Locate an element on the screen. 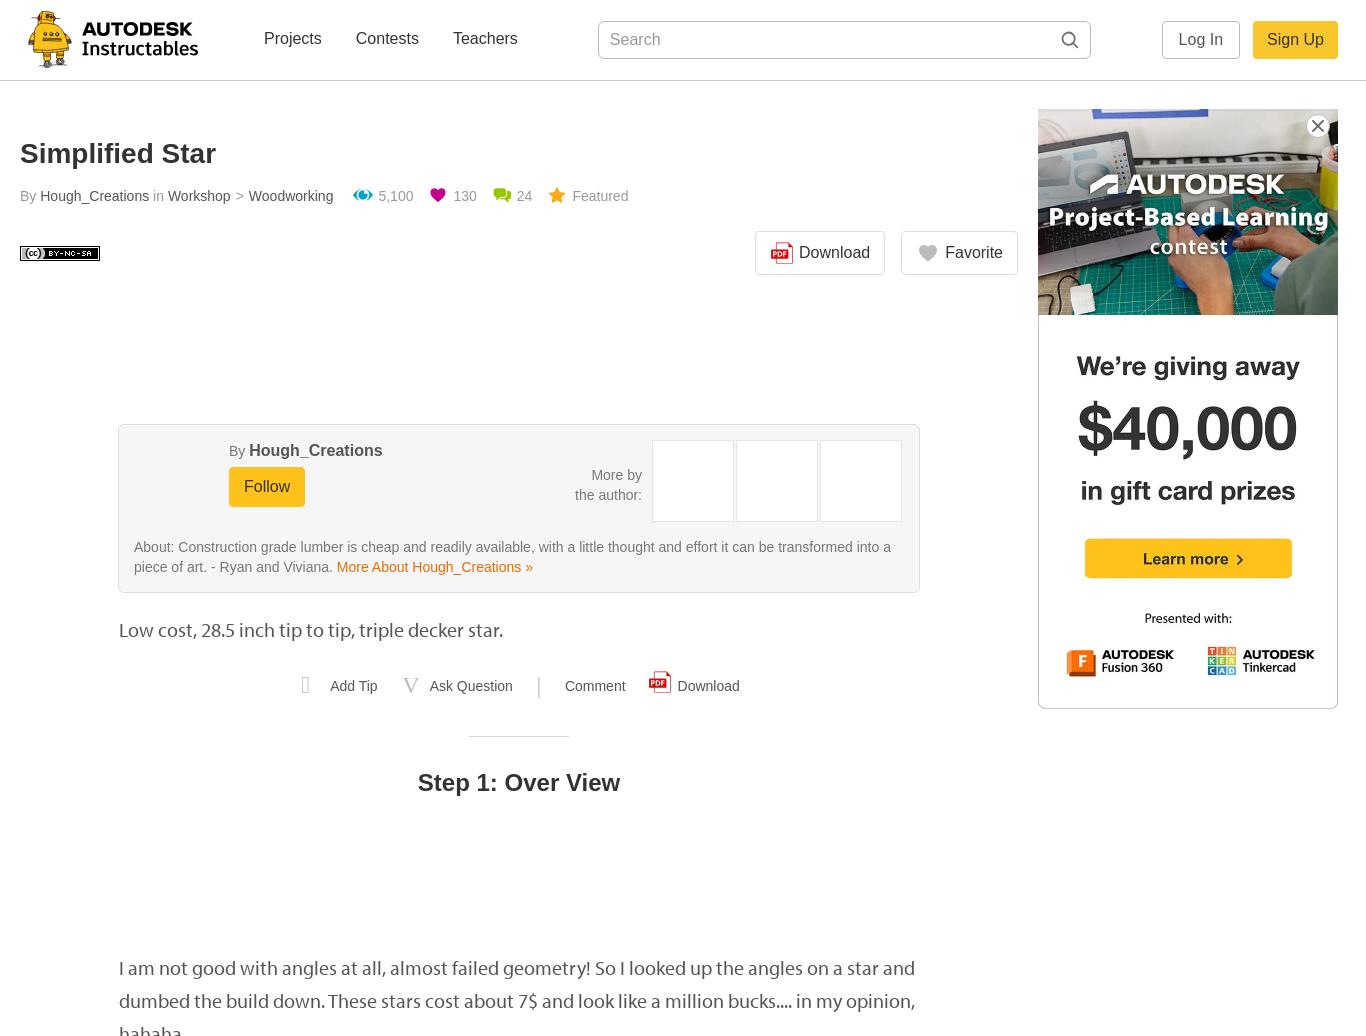  'Ask Question' is located at coordinates (428, 686).